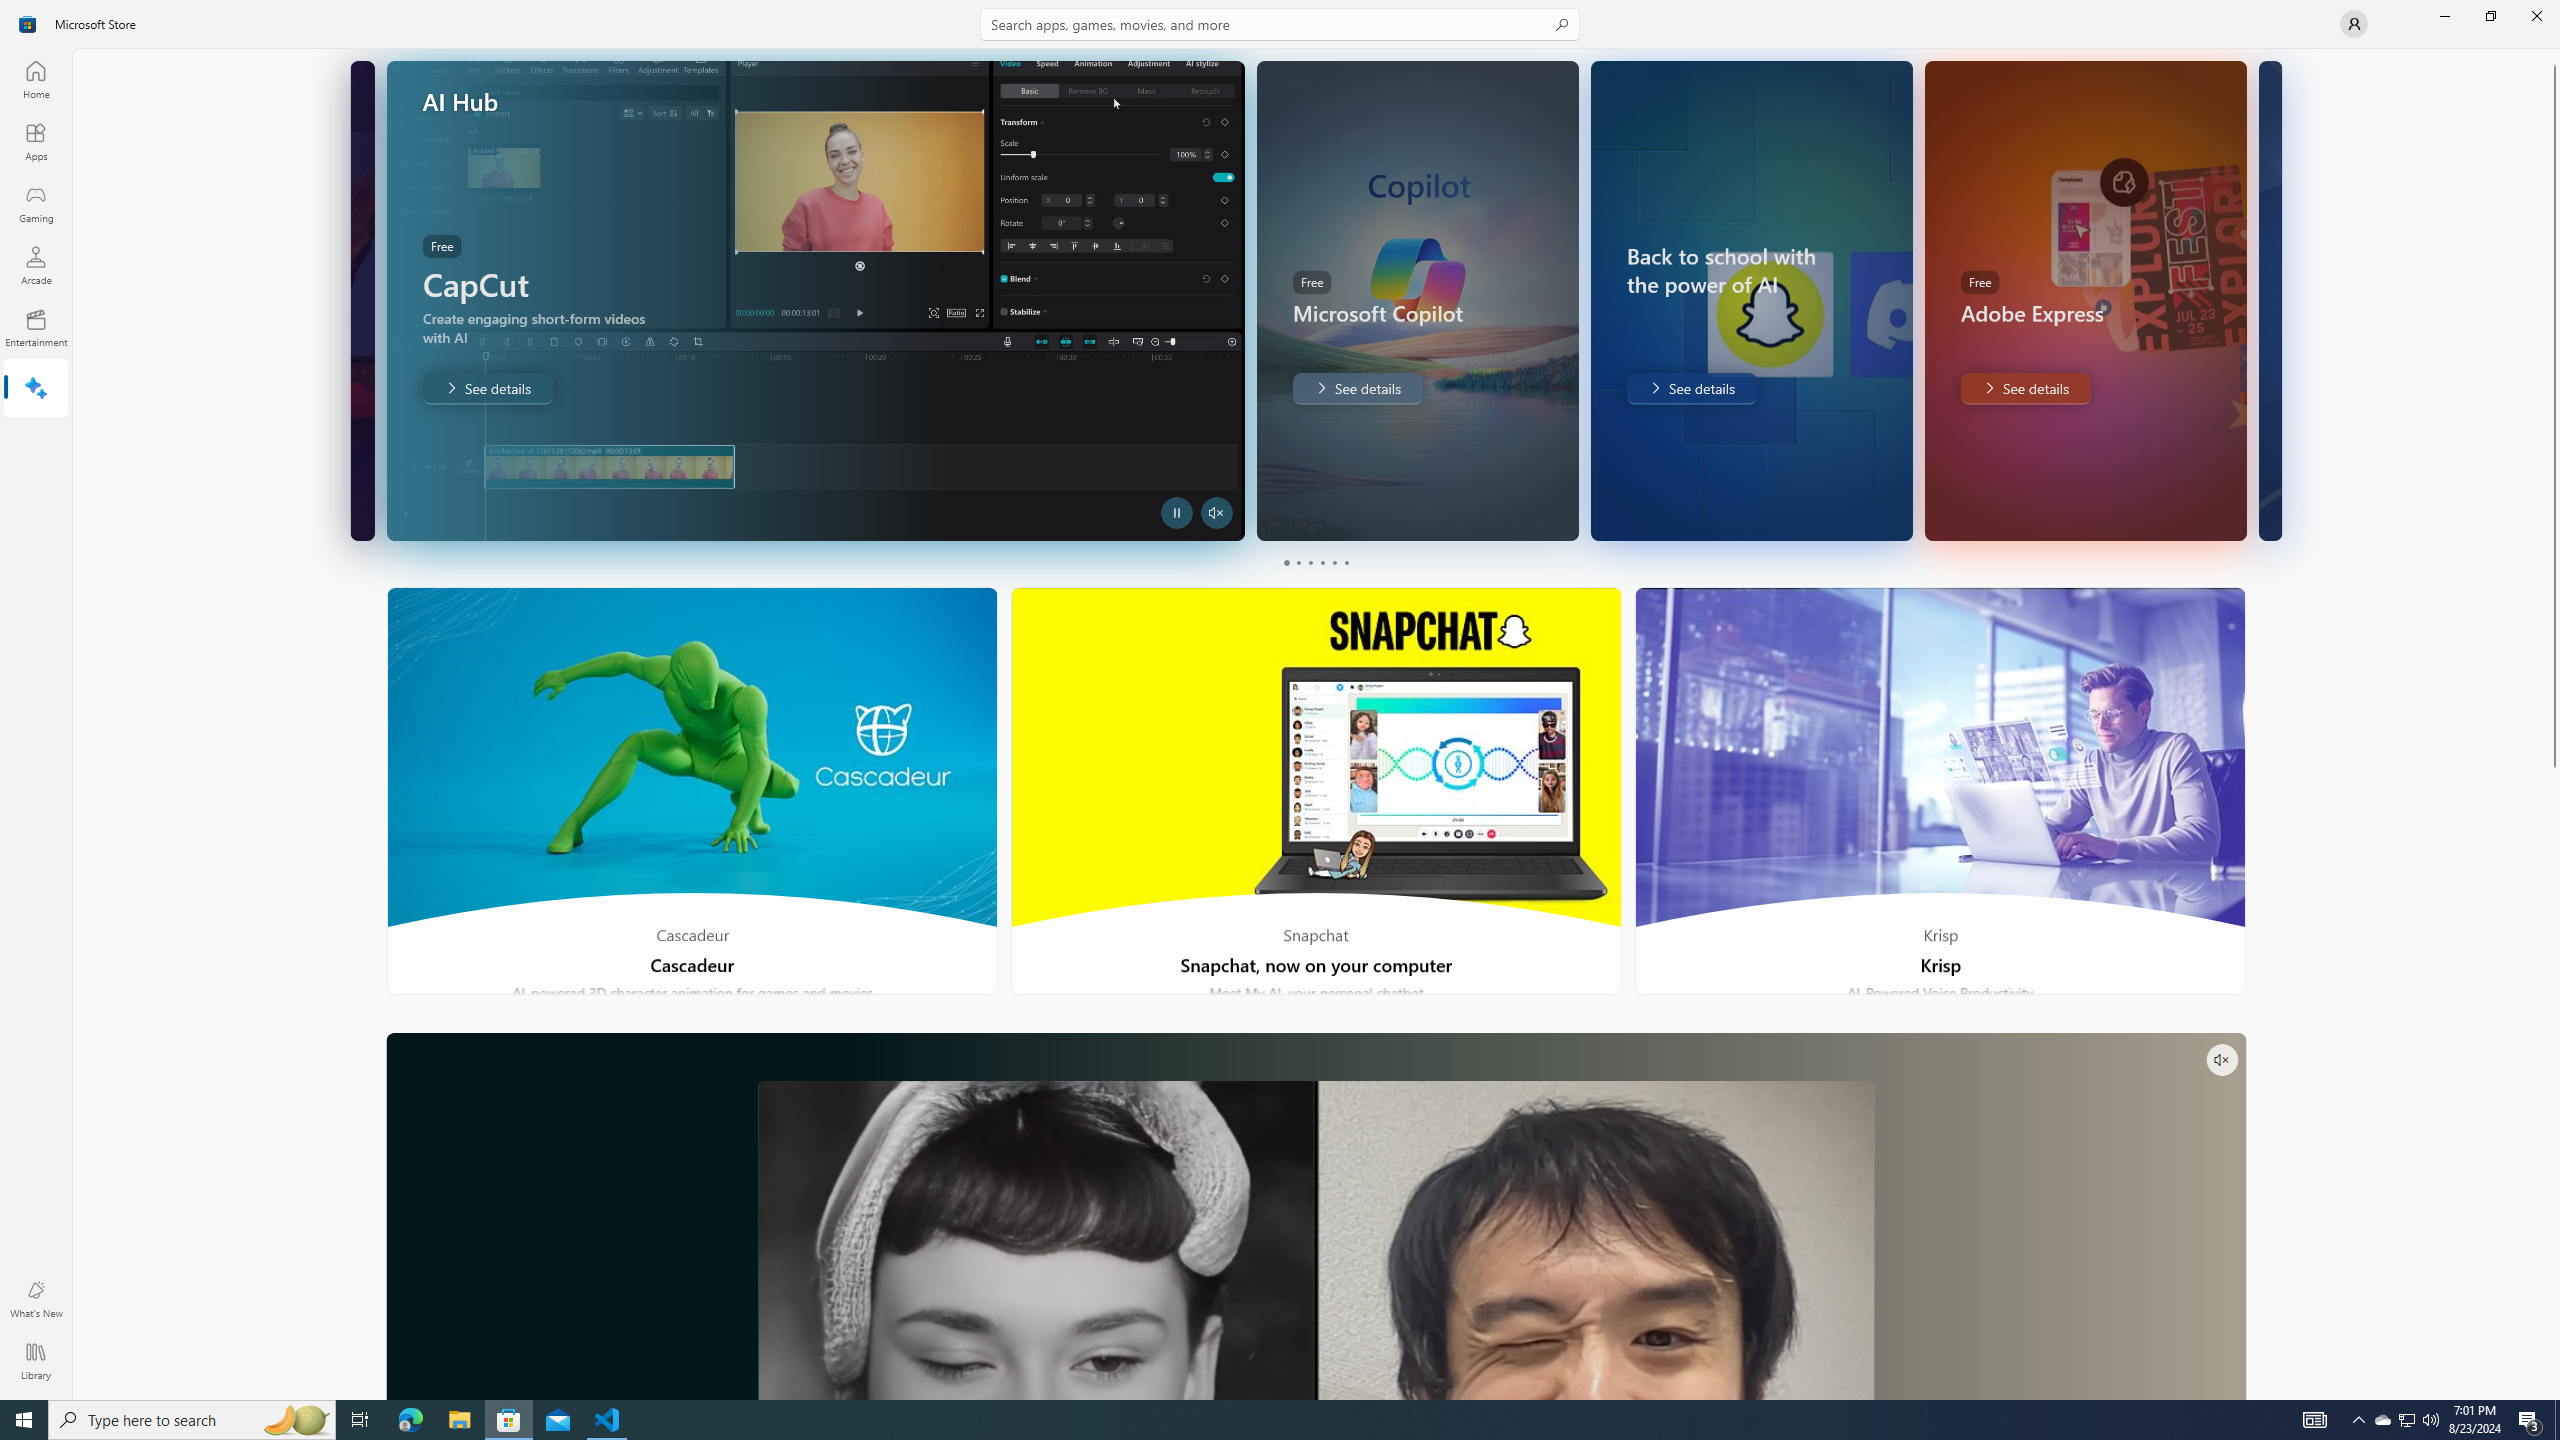 This screenshot has width=2560, height=1440. What do you see at coordinates (34, 1298) in the screenshot?
I see `'What'` at bounding box center [34, 1298].